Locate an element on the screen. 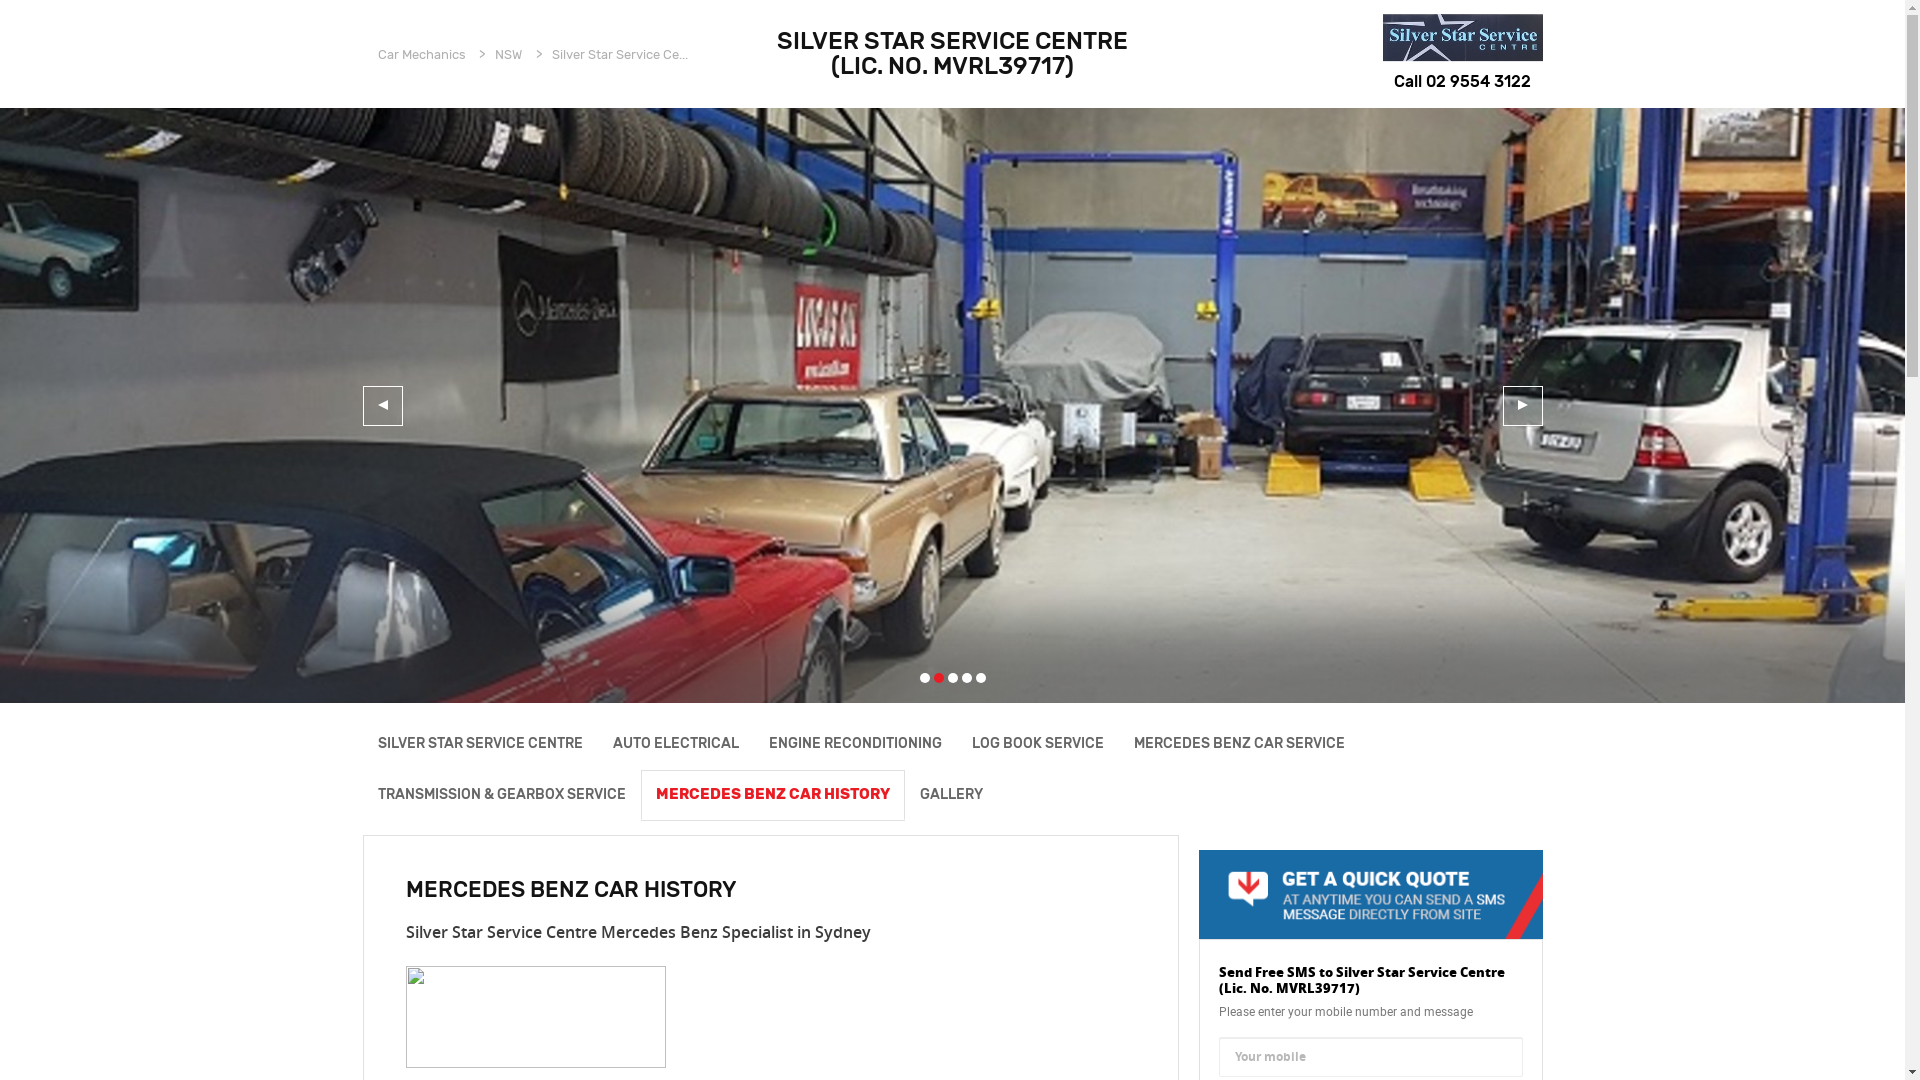 This screenshot has width=1920, height=1080. '2' is located at coordinates (938, 677).